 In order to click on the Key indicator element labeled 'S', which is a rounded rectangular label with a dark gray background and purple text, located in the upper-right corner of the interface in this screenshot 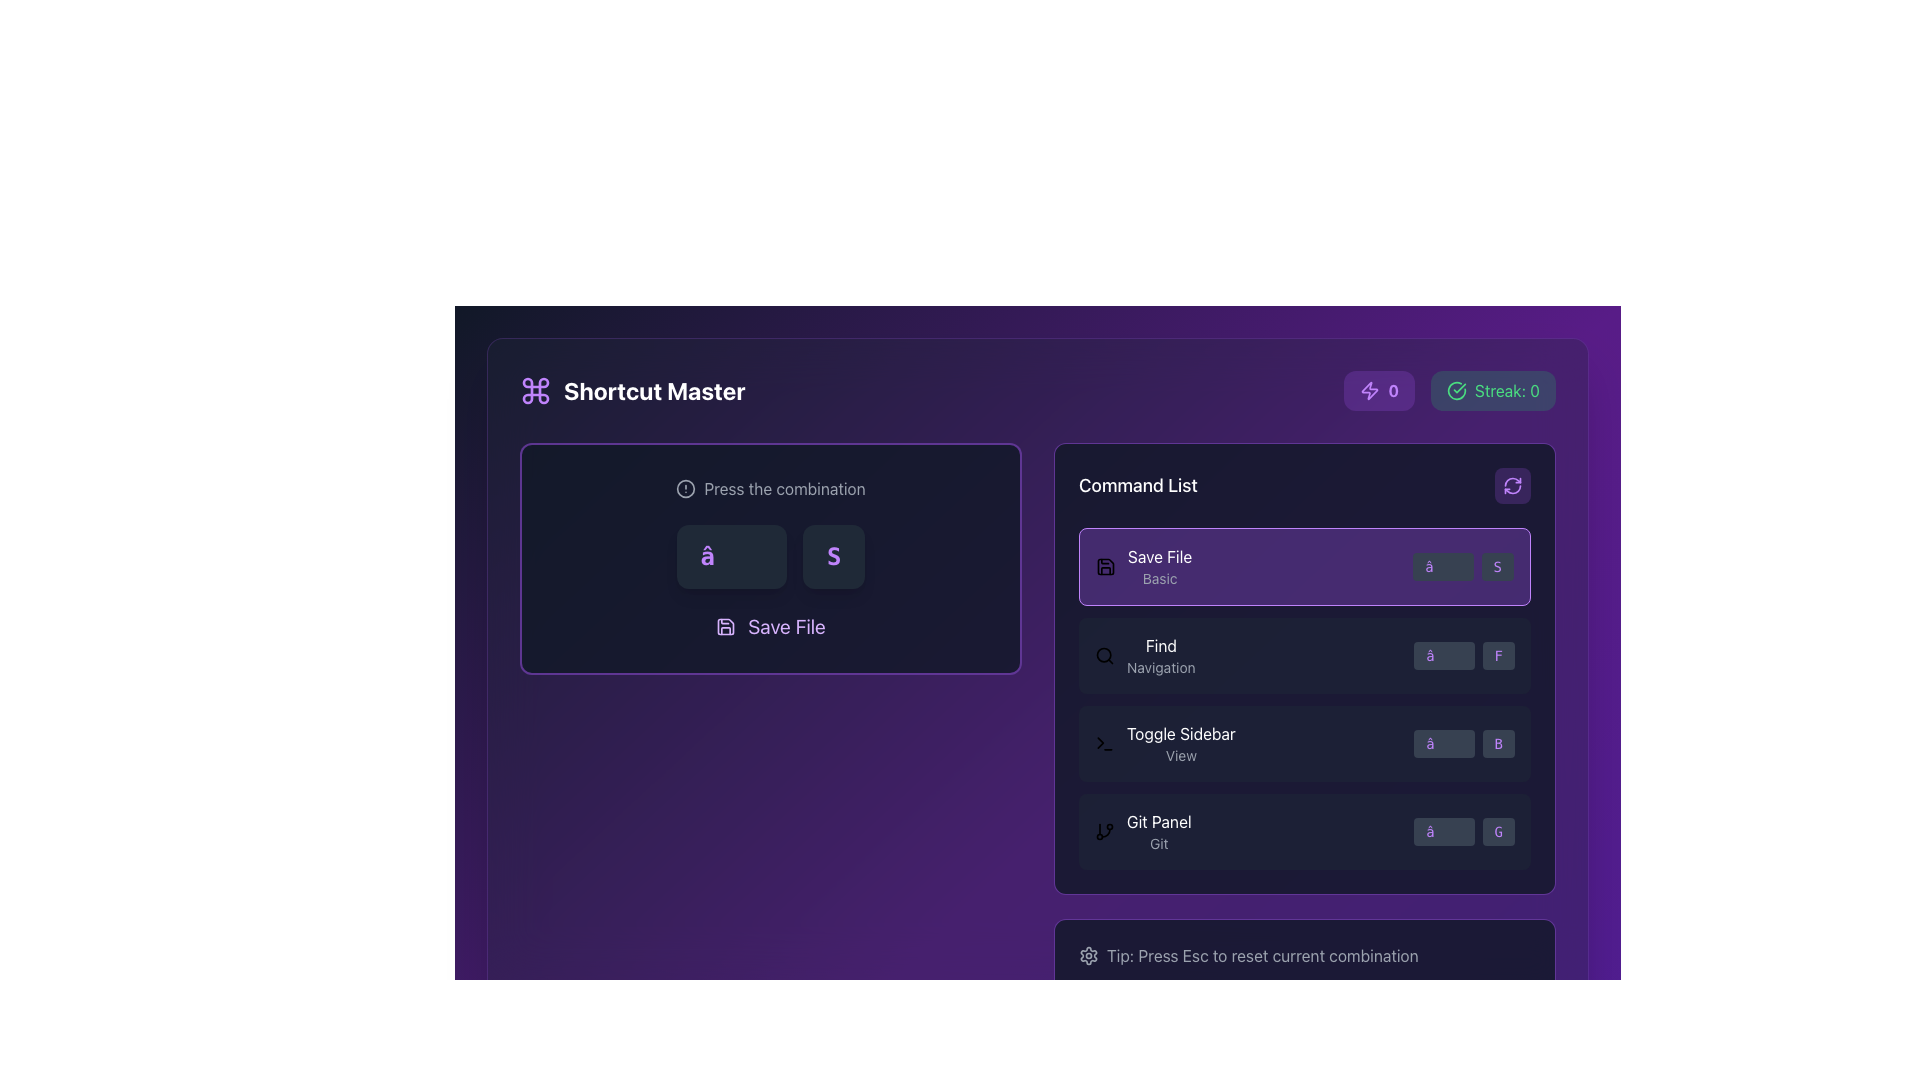, I will do `click(1497, 567)`.